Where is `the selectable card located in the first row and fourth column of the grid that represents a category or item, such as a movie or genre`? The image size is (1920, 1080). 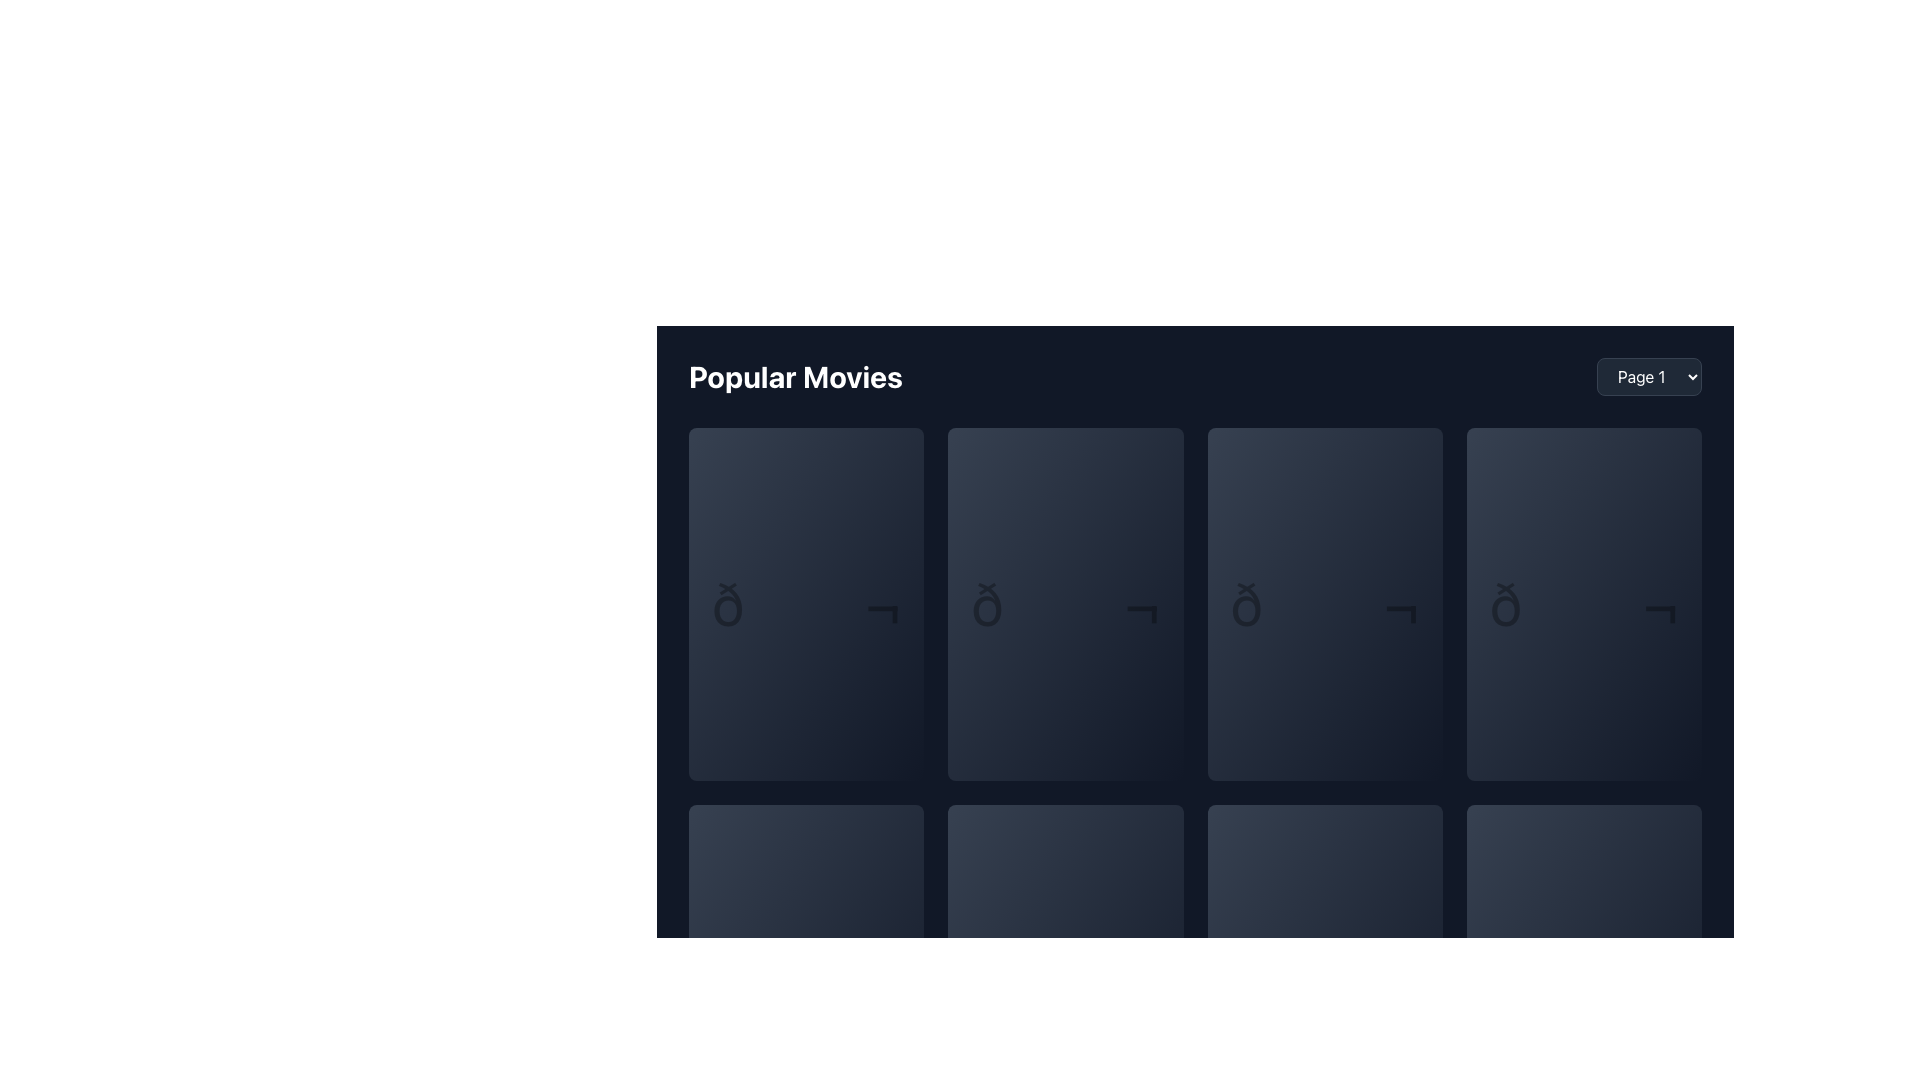
the selectable card located in the first row and fourth column of the grid that represents a category or item, such as a movie or genre is located at coordinates (1583, 603).